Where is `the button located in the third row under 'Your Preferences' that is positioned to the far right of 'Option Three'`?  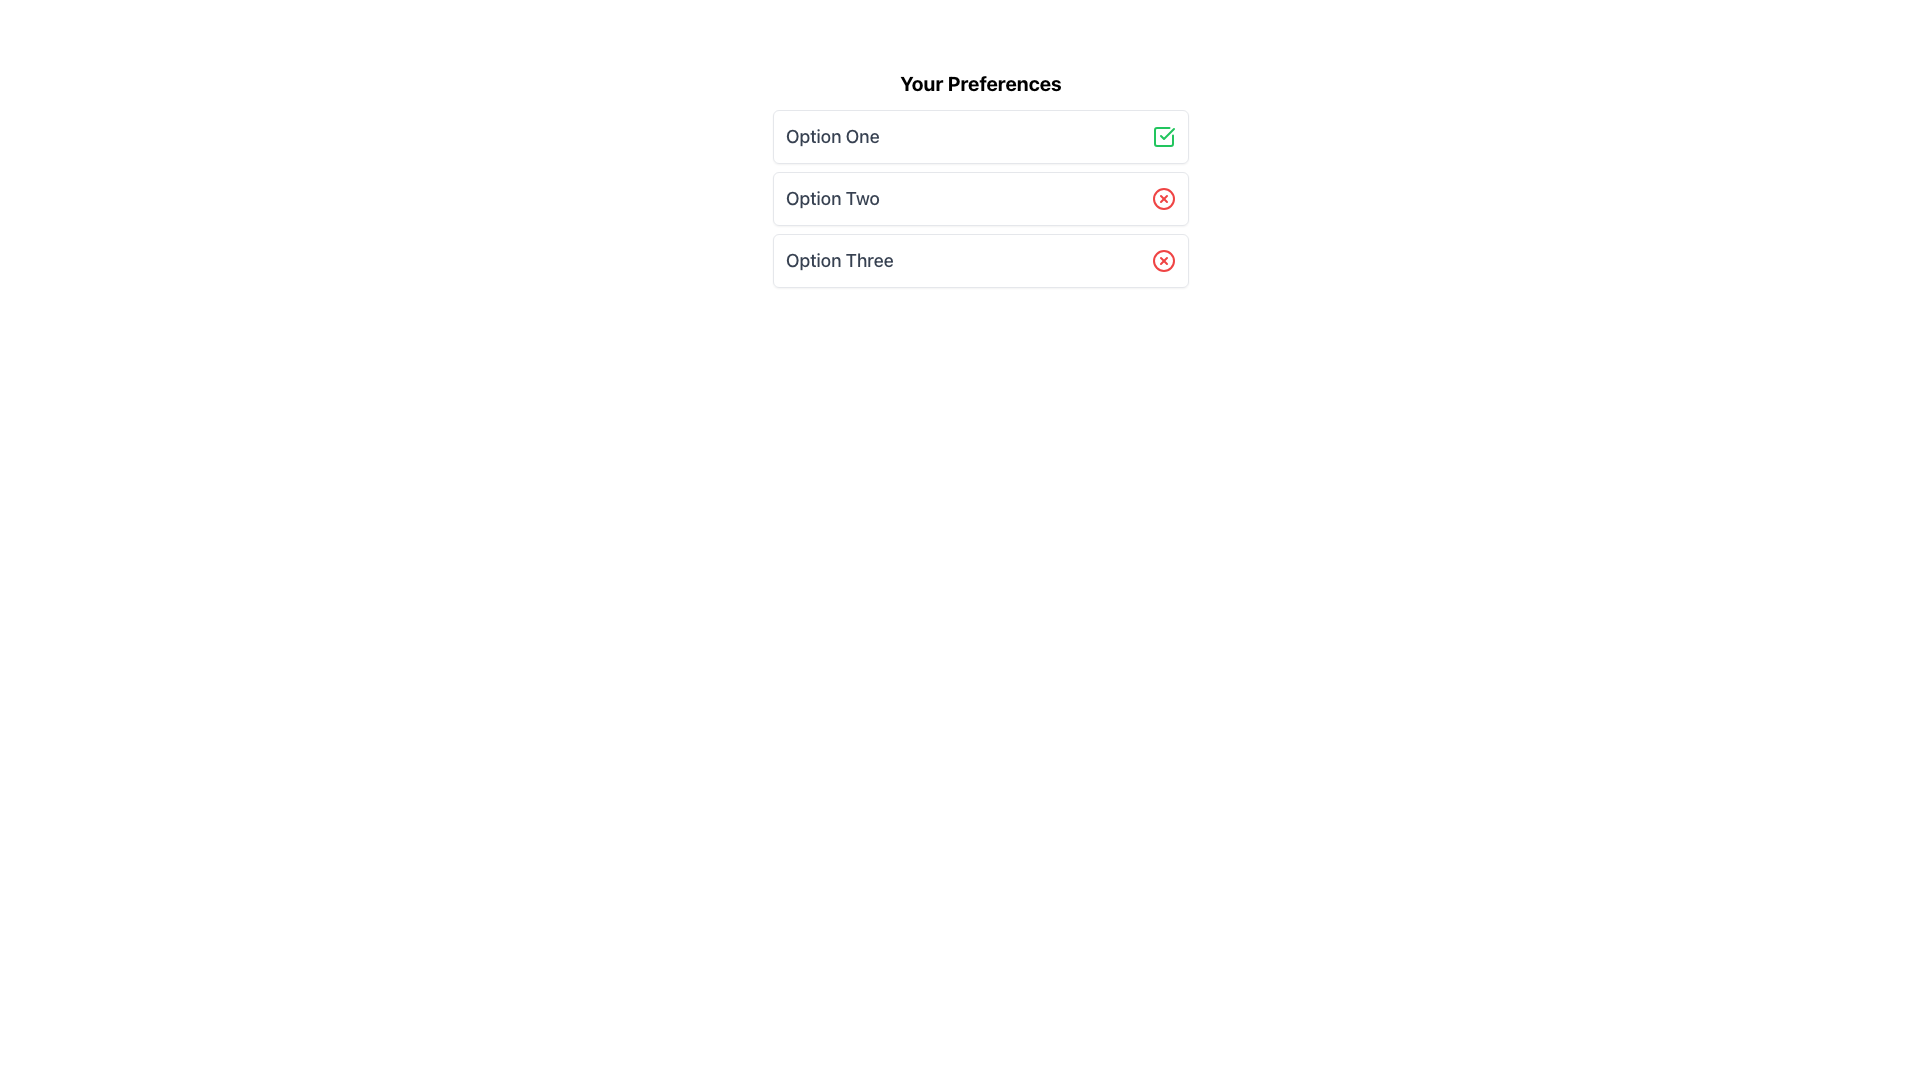
the button located in the third row under 'Your Preferences' that is positioned to the far right of 'Option Three' is located at coordinates (1163, 260).